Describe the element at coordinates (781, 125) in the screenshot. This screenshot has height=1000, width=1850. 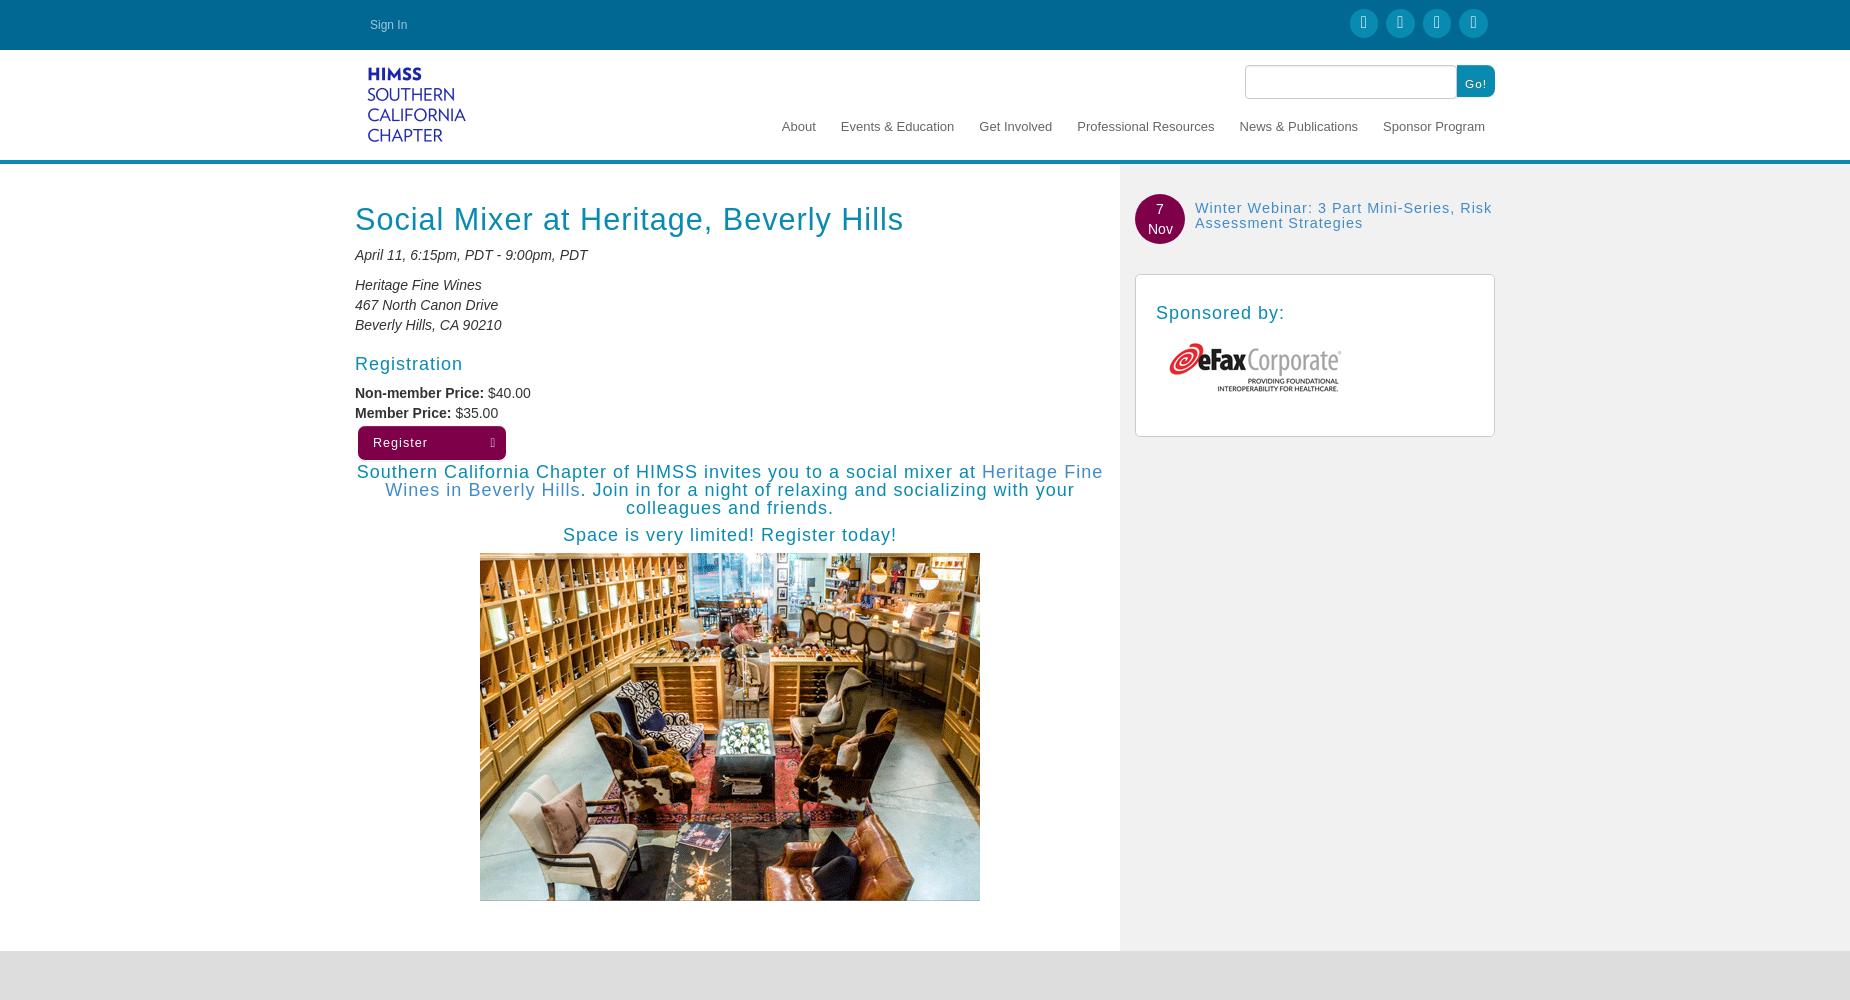
I see `'About'` at that location.